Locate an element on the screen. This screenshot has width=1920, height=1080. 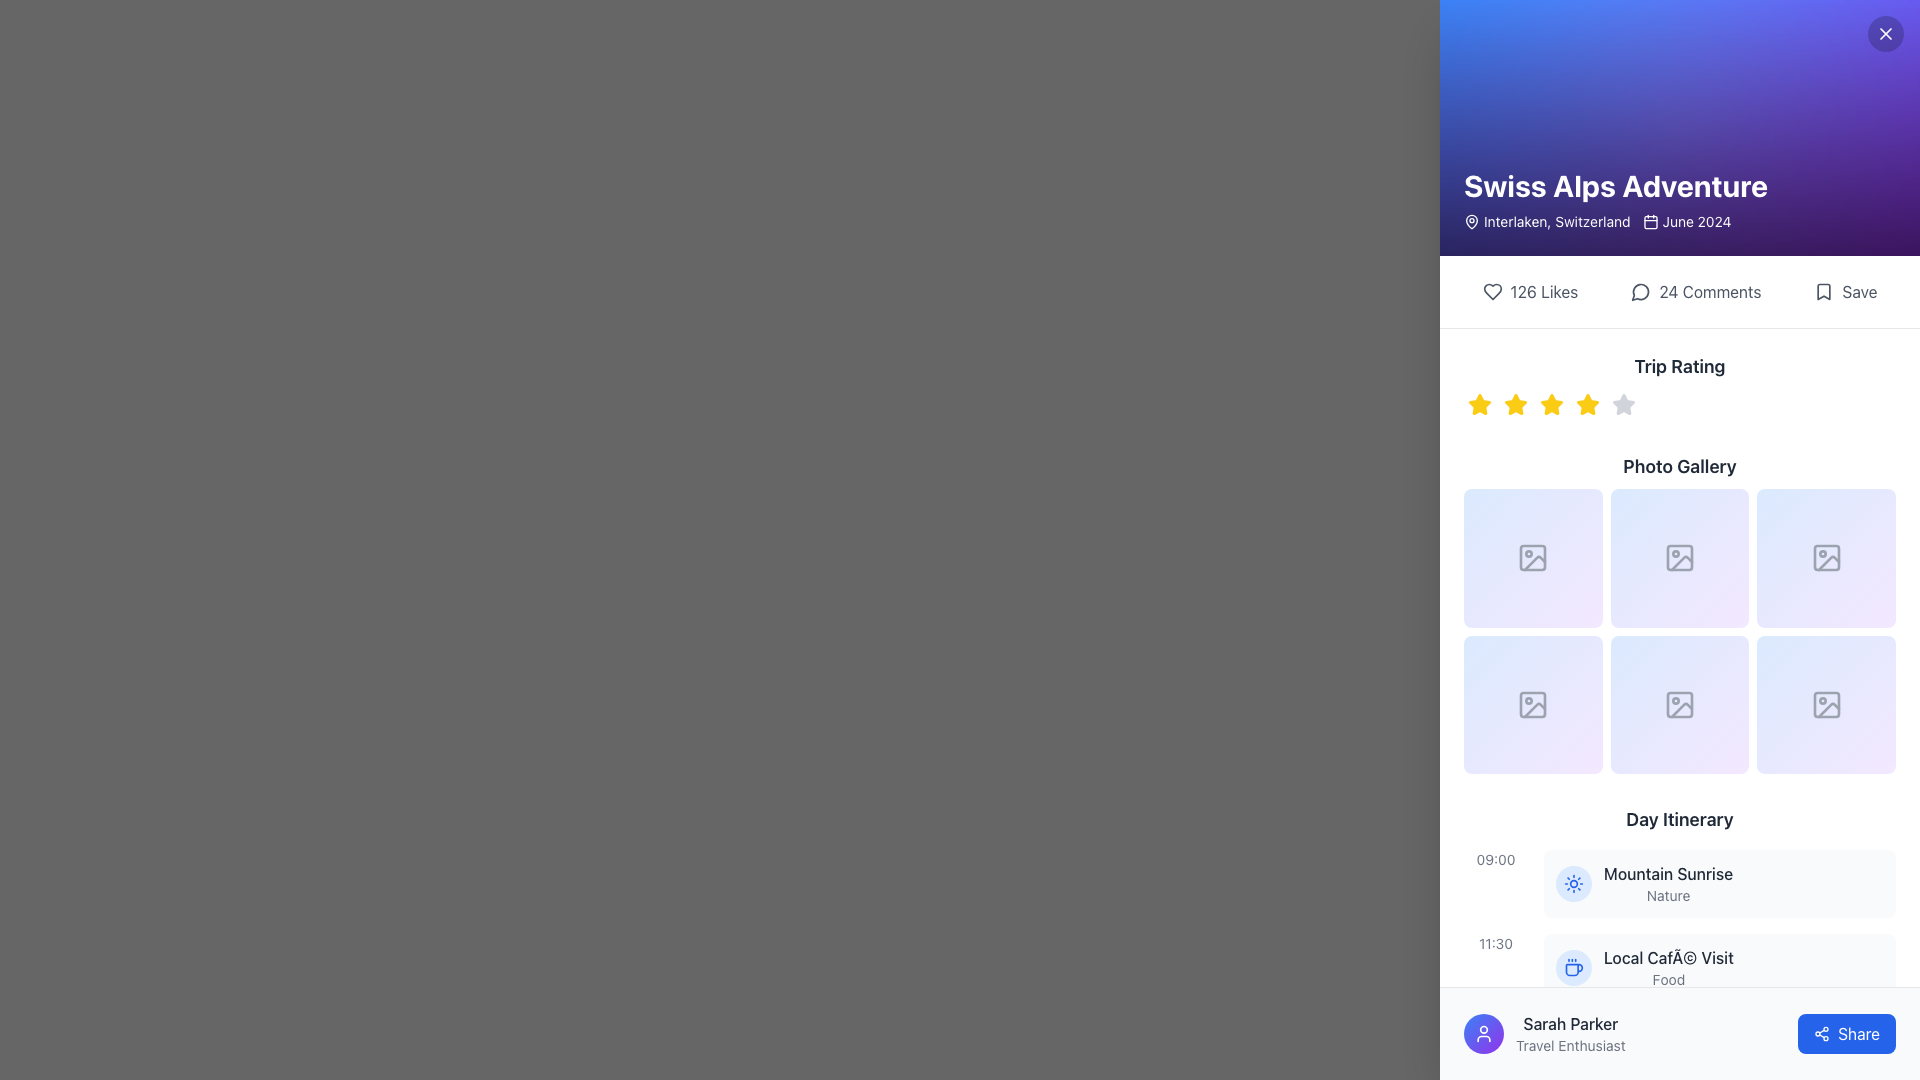
the 'Local Café Visit' itinerary entry, which features the time '11:30', a blue coffee cup icon, and is positioned between 'Mountain Sunrise' and 'Historical Tour' is located at coordinates (1680, 967).